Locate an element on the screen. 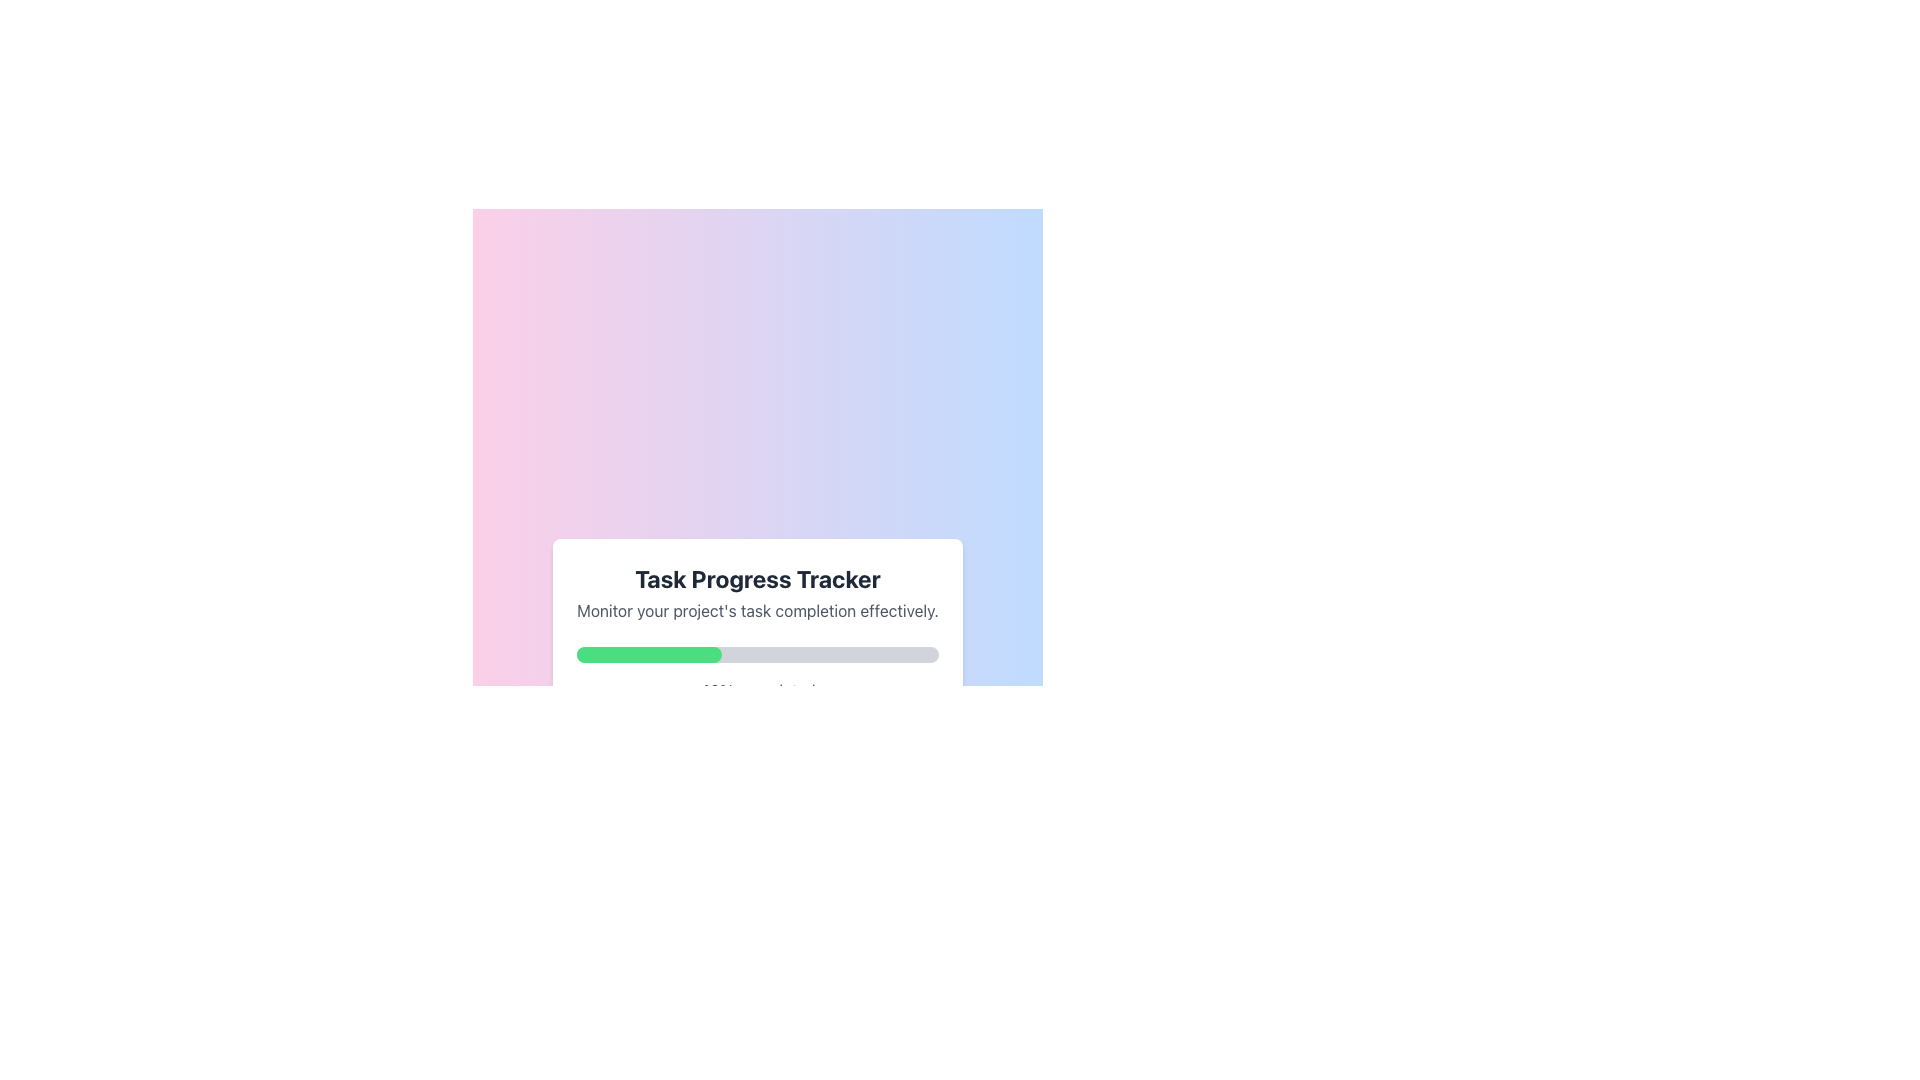  the 40% filled segment of the progress bar located below the 'Task Progress Tracker' label is located at coordinates (649, 655).